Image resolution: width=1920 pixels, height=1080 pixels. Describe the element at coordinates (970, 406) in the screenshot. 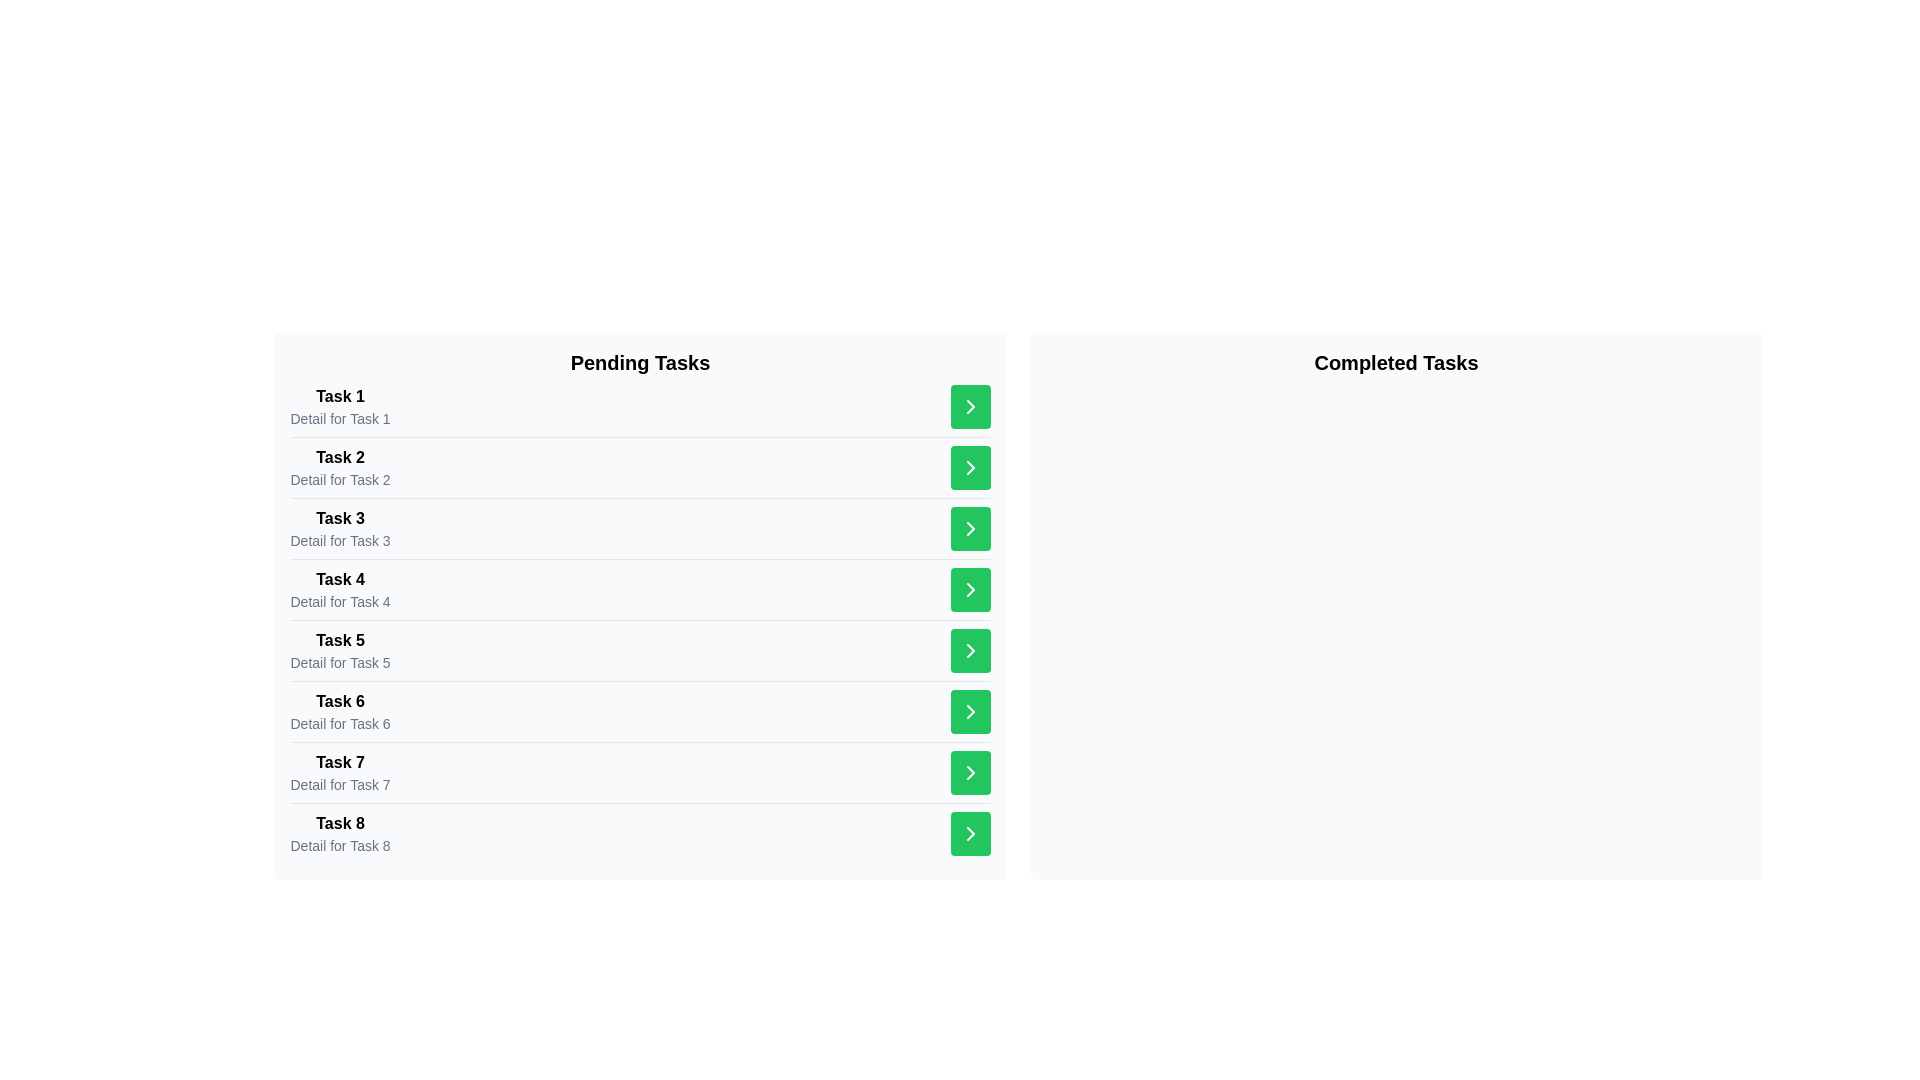

I see `the chevron-right icon element inside the green circular button located to the far right of the first task row under 'Pending Tasks'` at that location.